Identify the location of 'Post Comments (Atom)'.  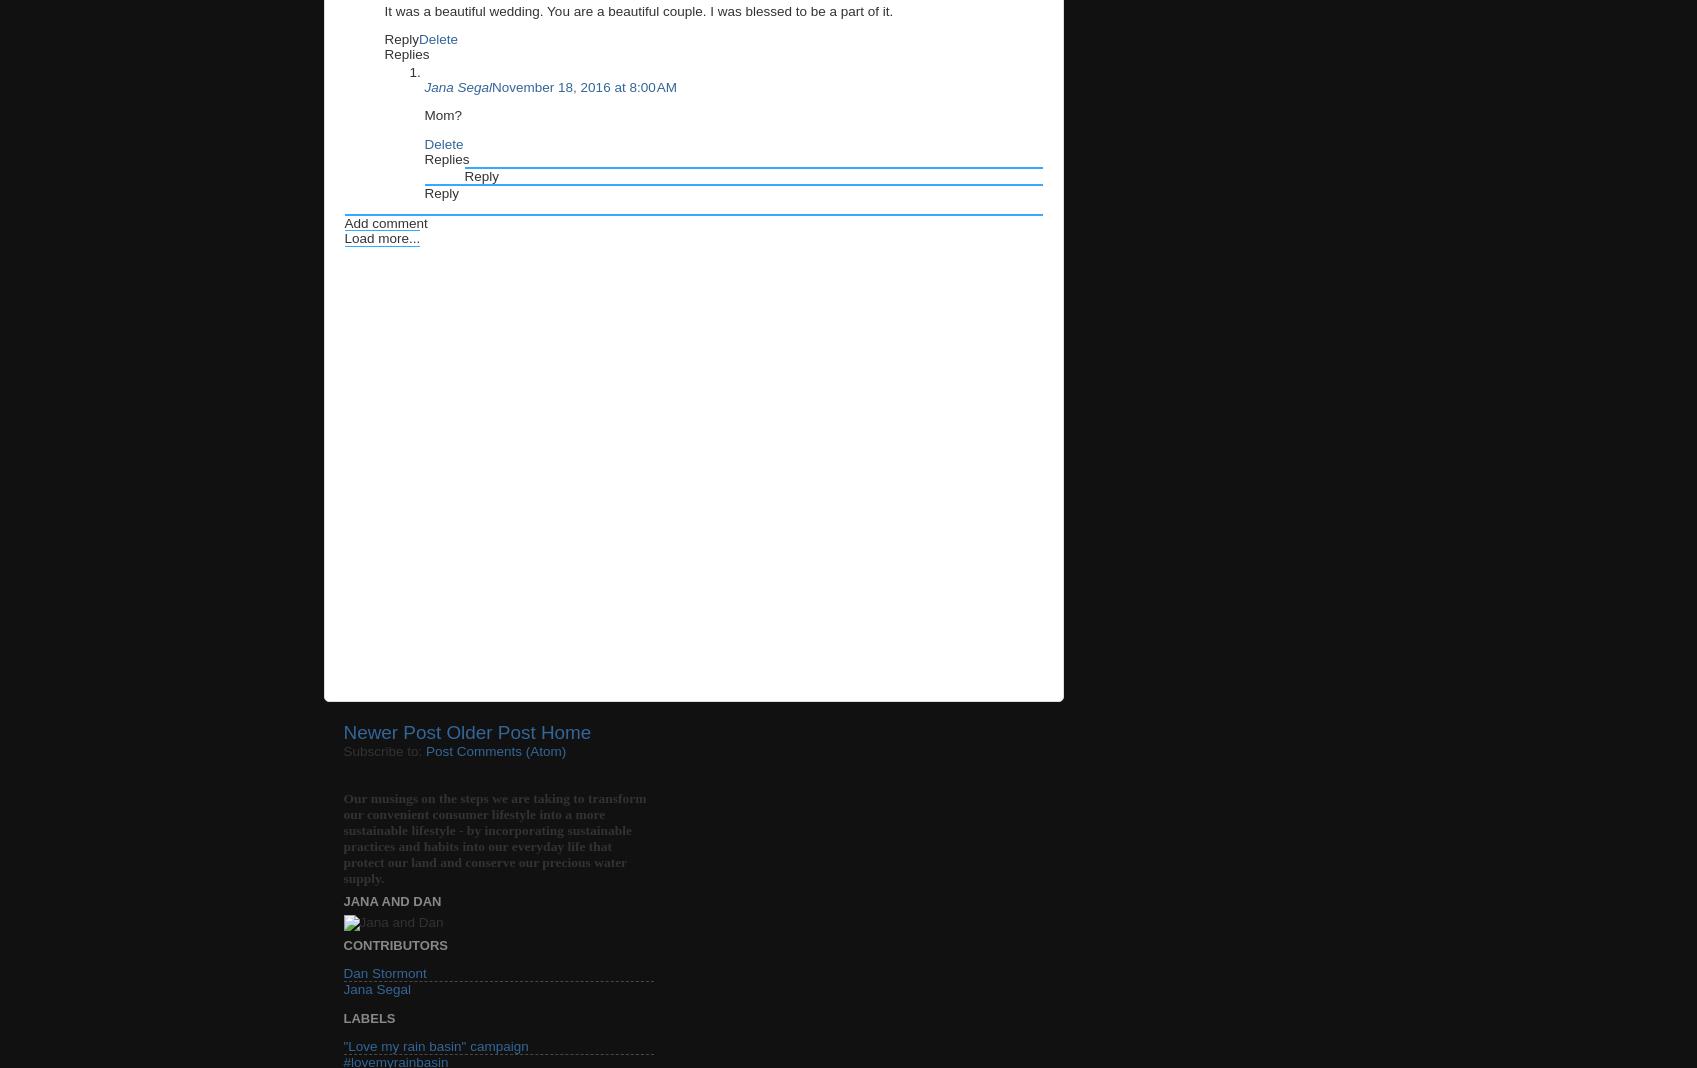
(424, 751).